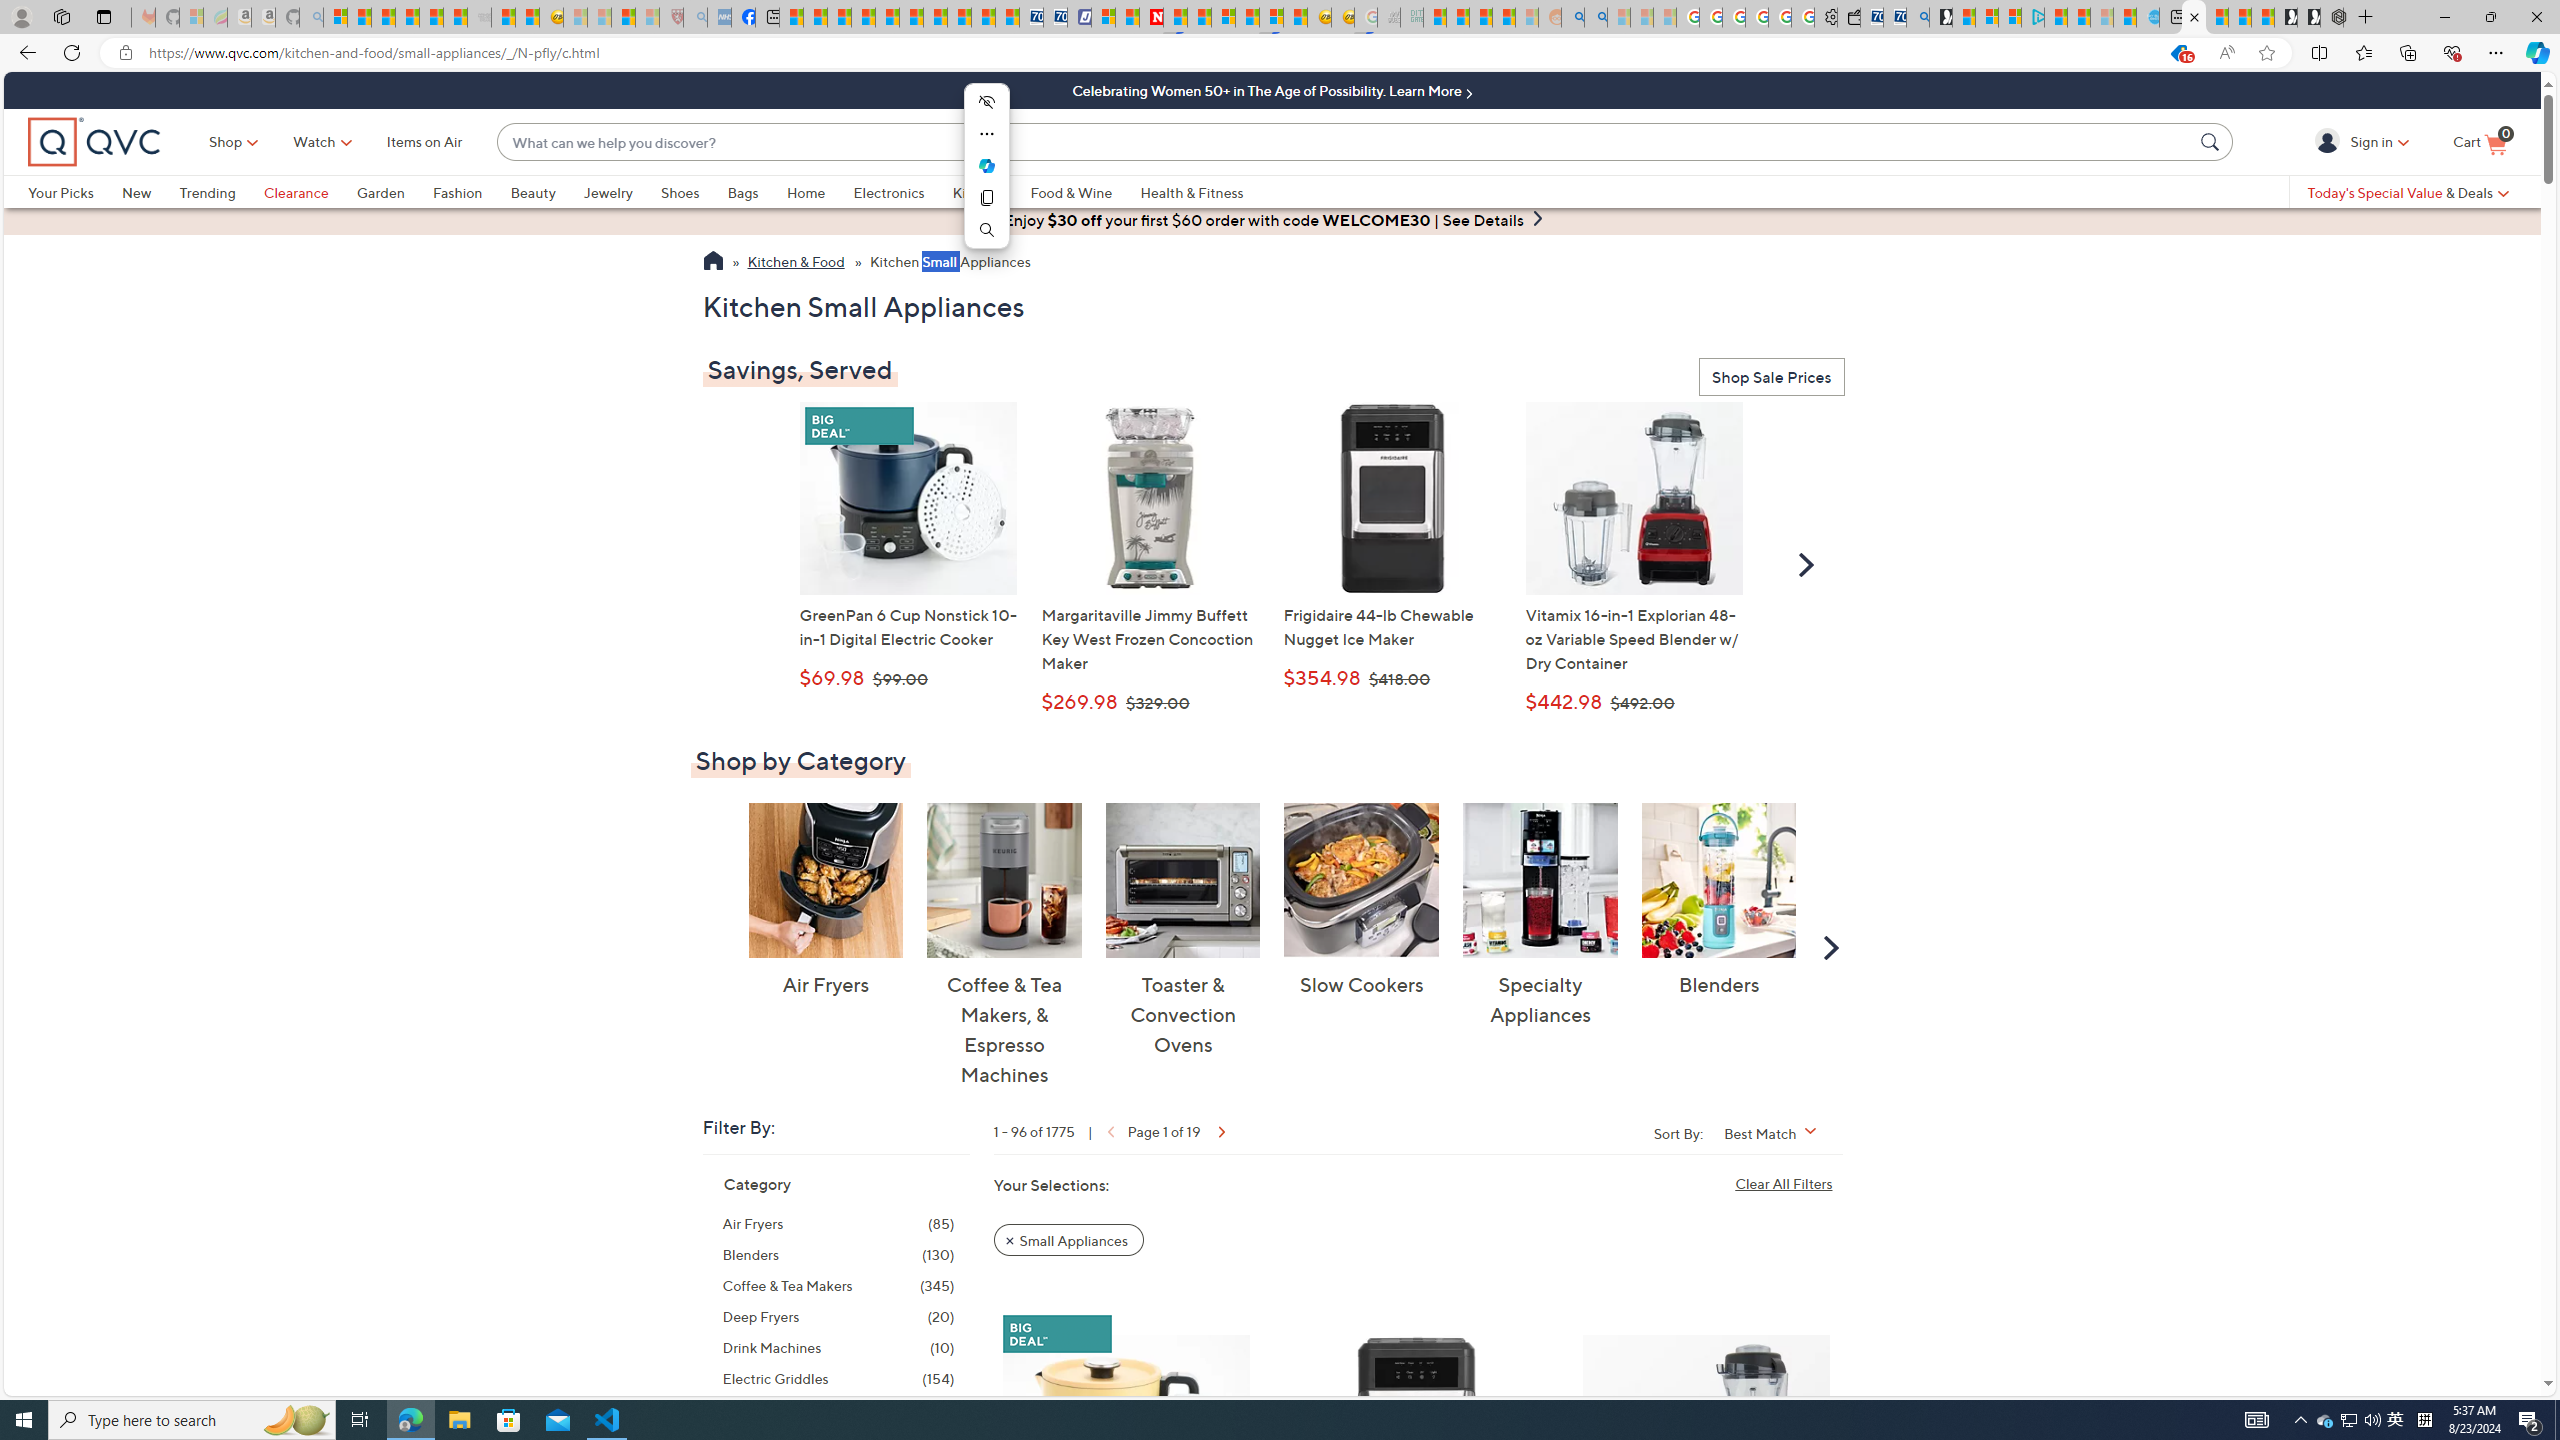  What do you see at coordinates (757, 1184) in the screenshot?
I see `'Category'` at bounding box center [757, 1184].